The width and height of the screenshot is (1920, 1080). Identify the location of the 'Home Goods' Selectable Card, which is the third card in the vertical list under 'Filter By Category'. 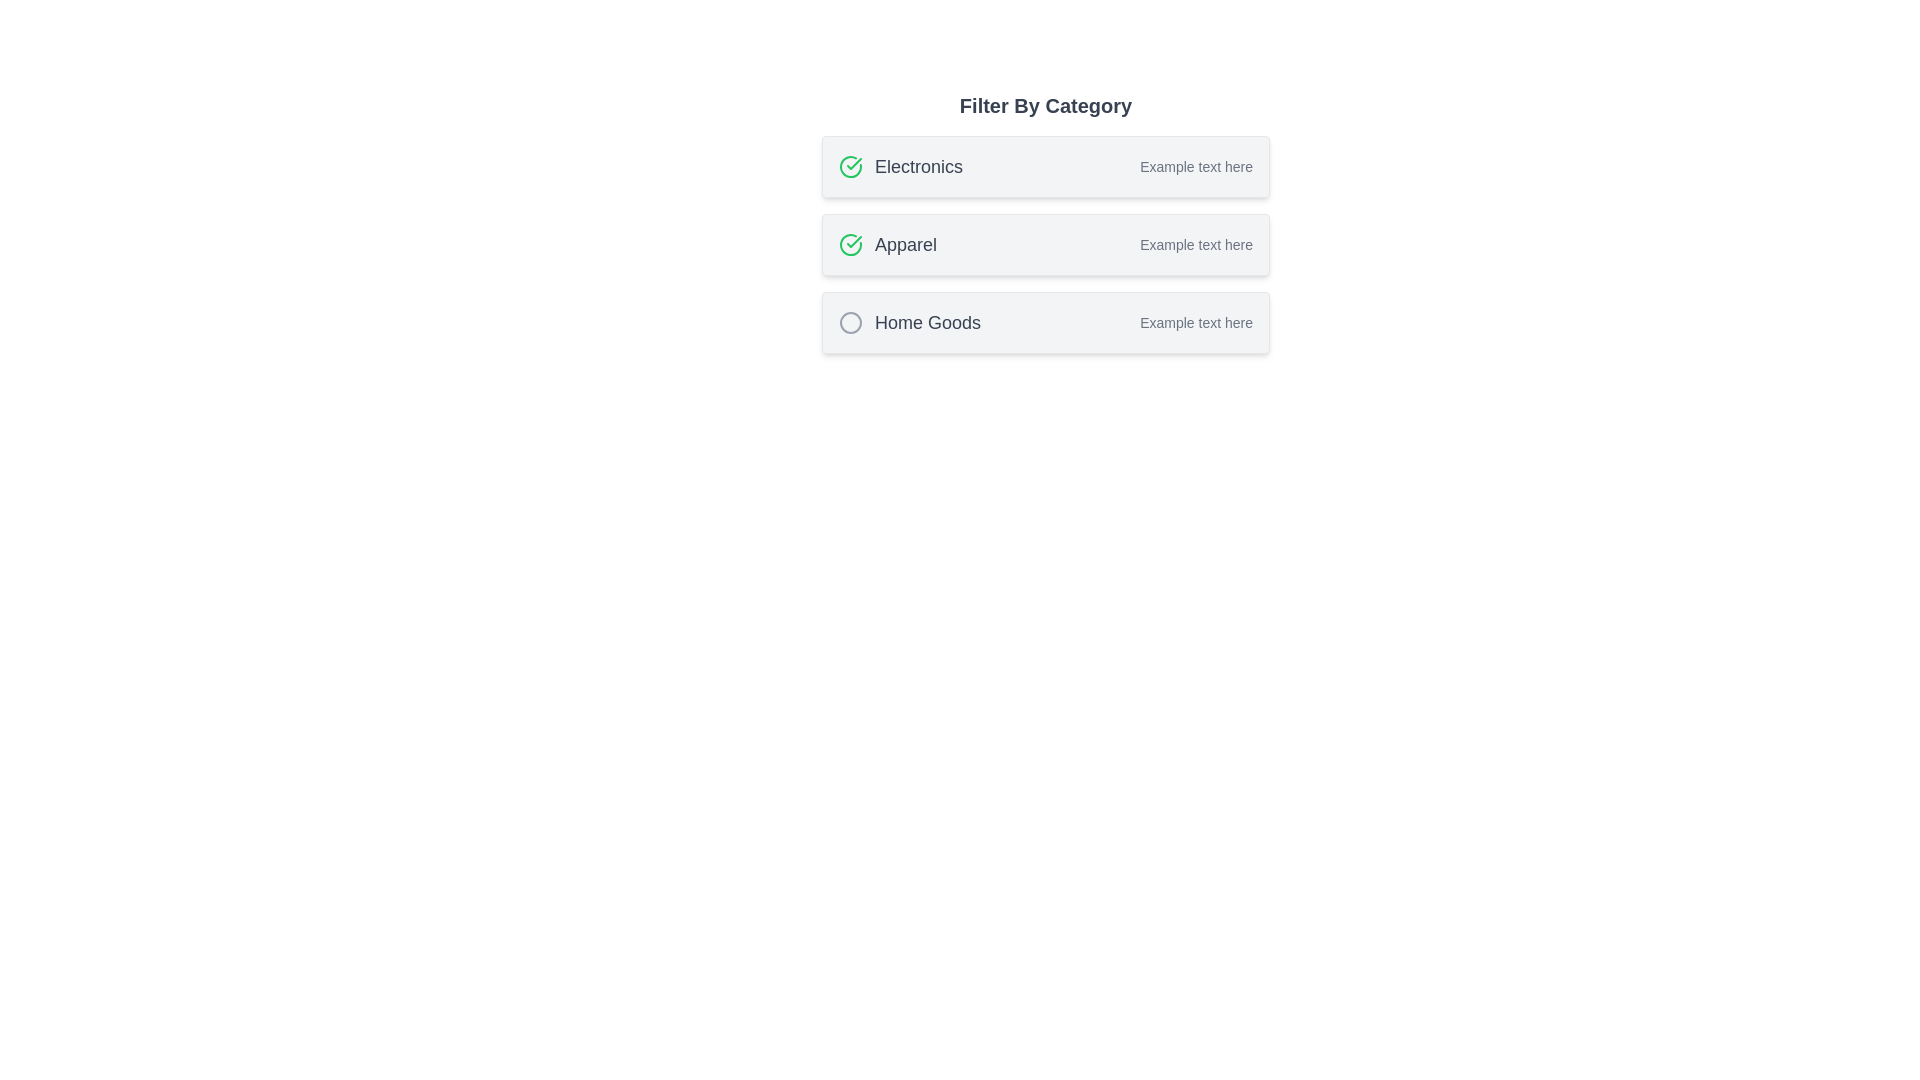
(1045, 322).